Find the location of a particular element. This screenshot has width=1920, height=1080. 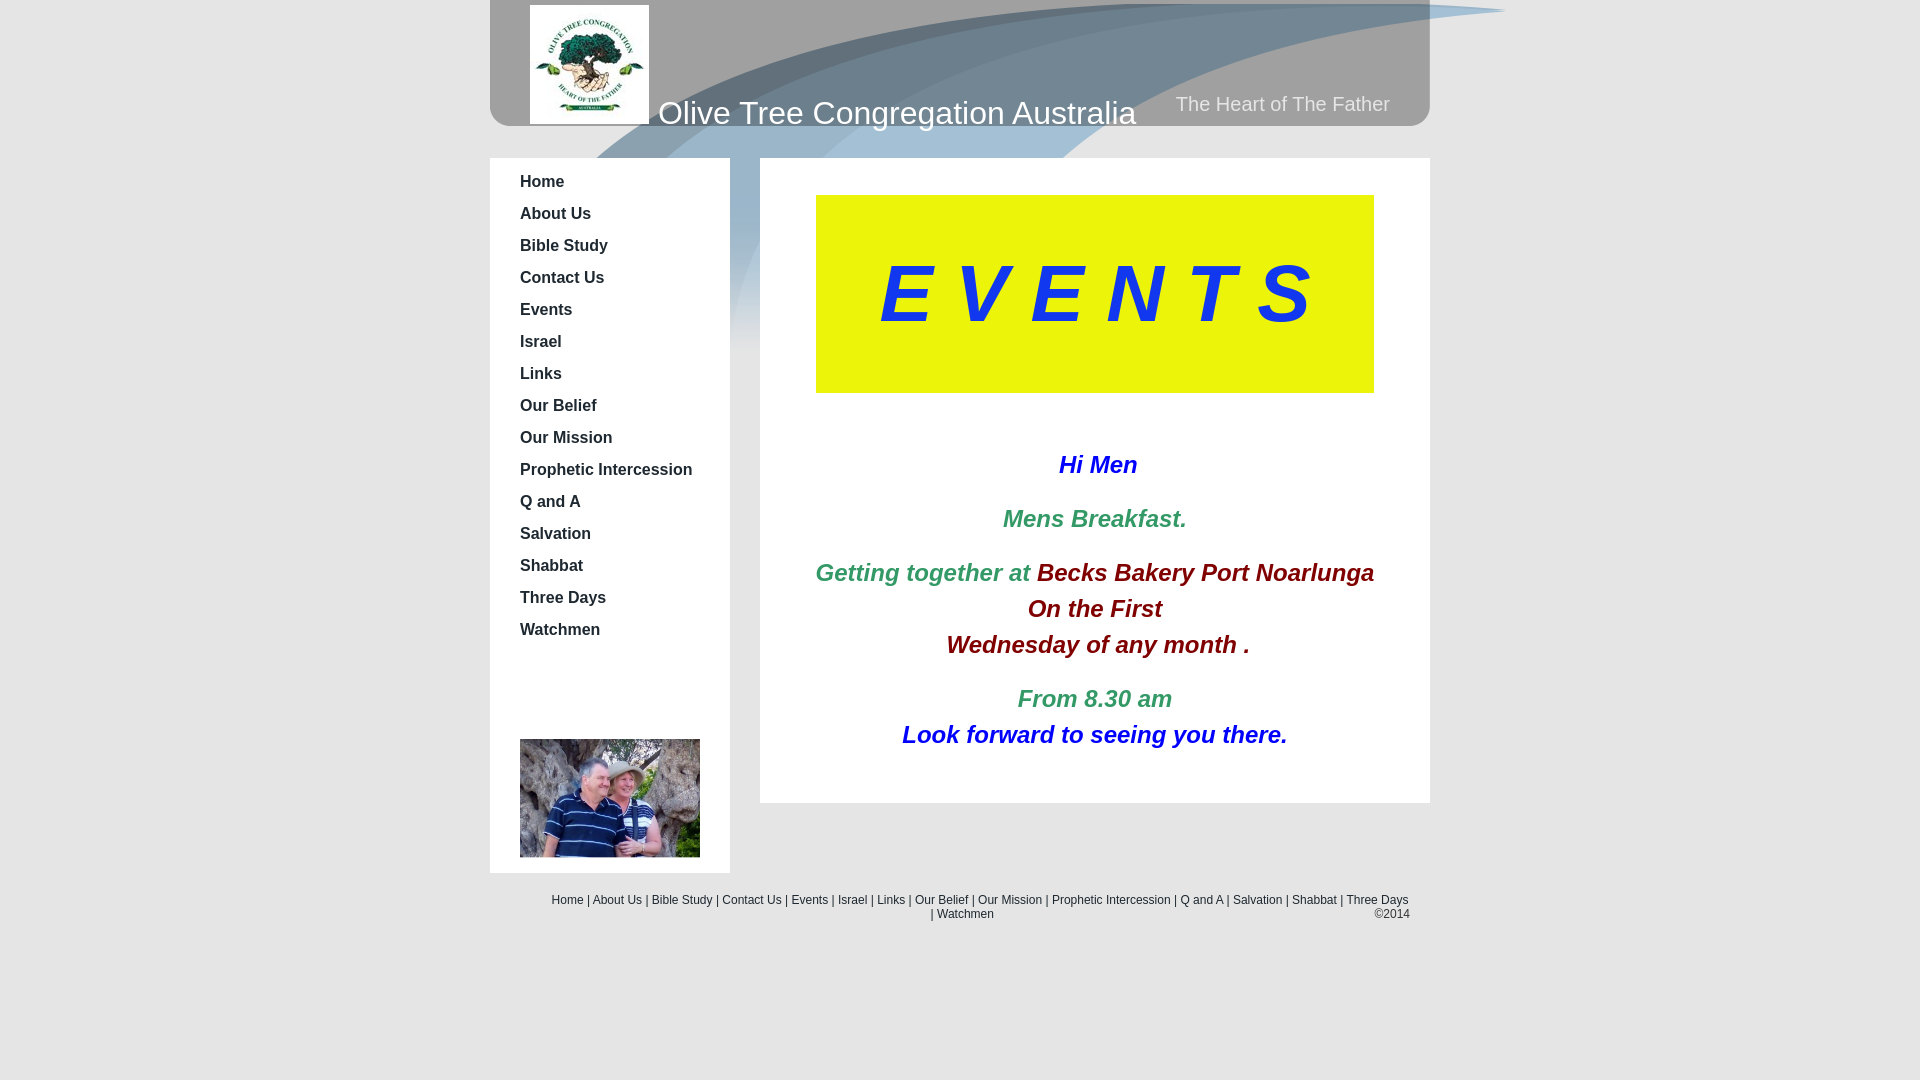

'Events' is located at coordinates (546, 309).